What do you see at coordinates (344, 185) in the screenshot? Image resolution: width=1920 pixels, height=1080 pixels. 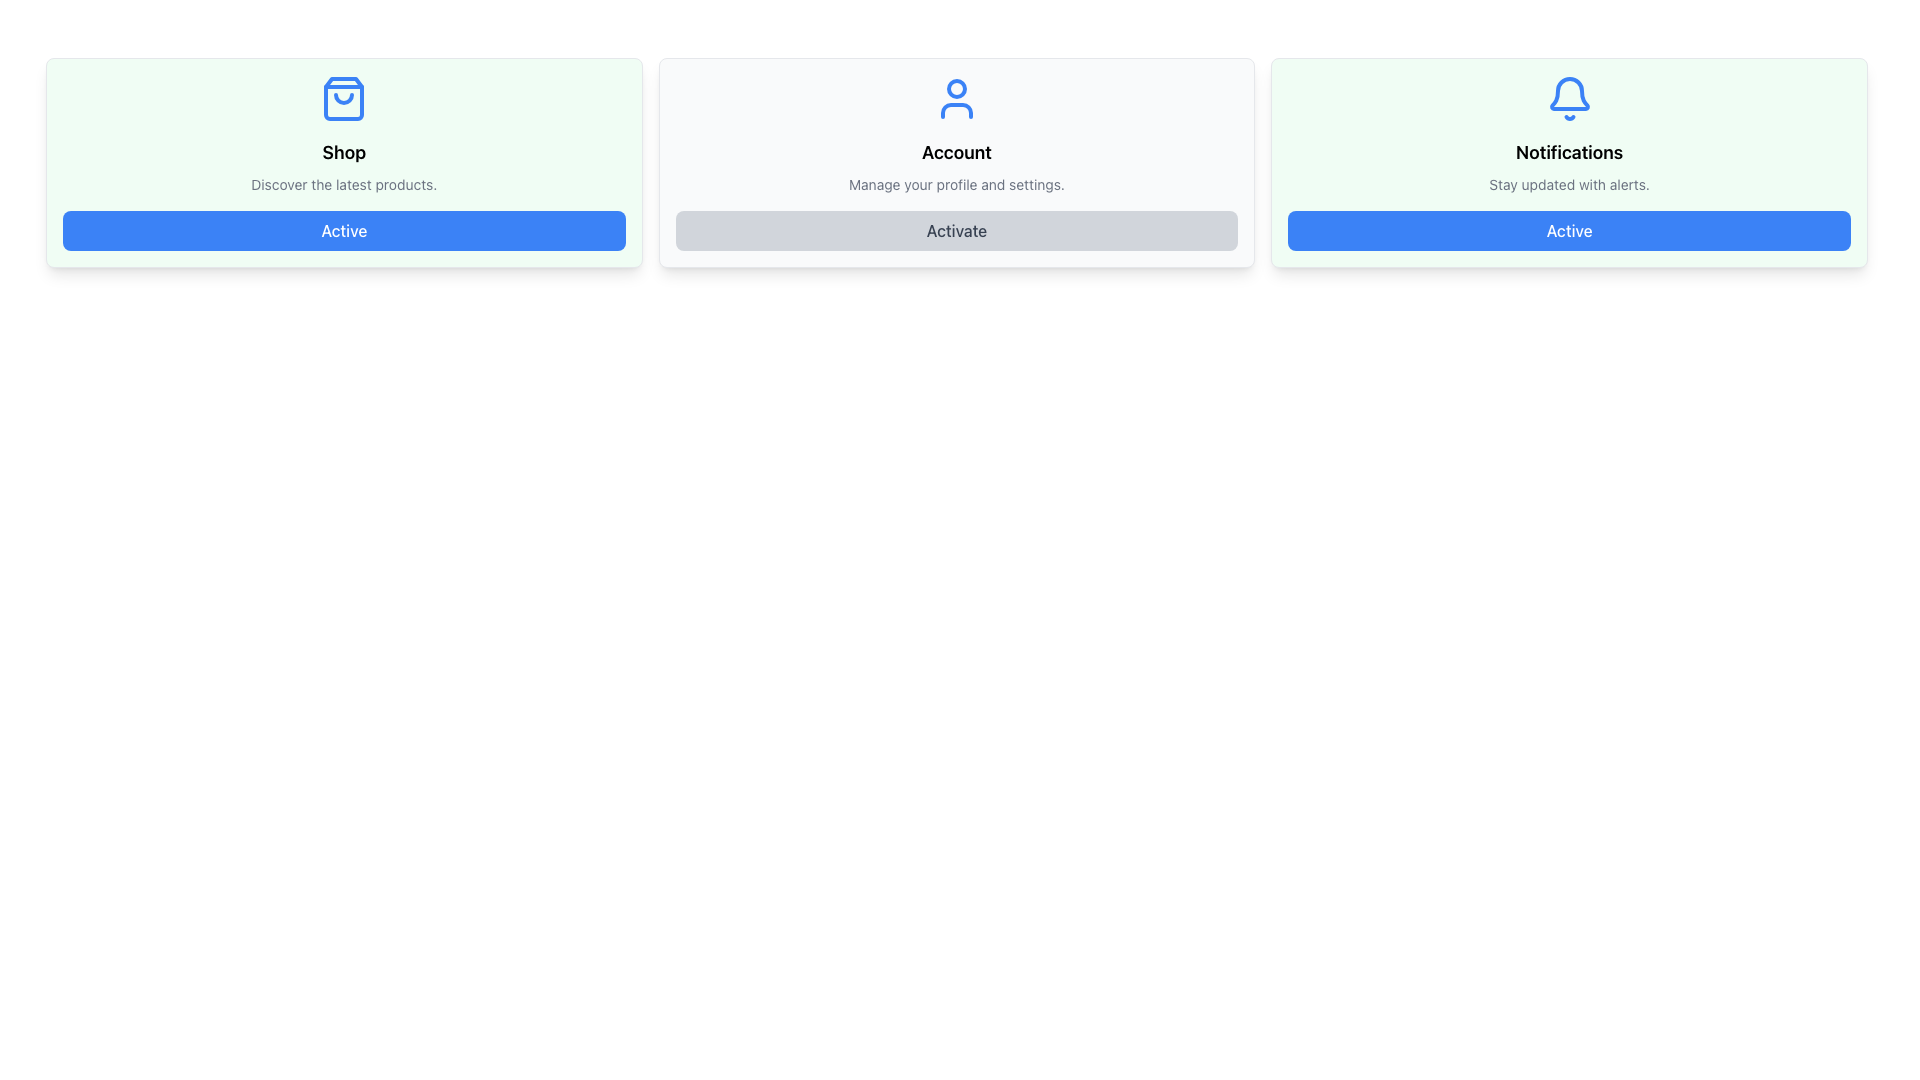 I see `the descriptive text label within the 'Shop' card, which is located below the bold 'Shop' title and above the blue 'Active' button` at bounding box center [344, 185].